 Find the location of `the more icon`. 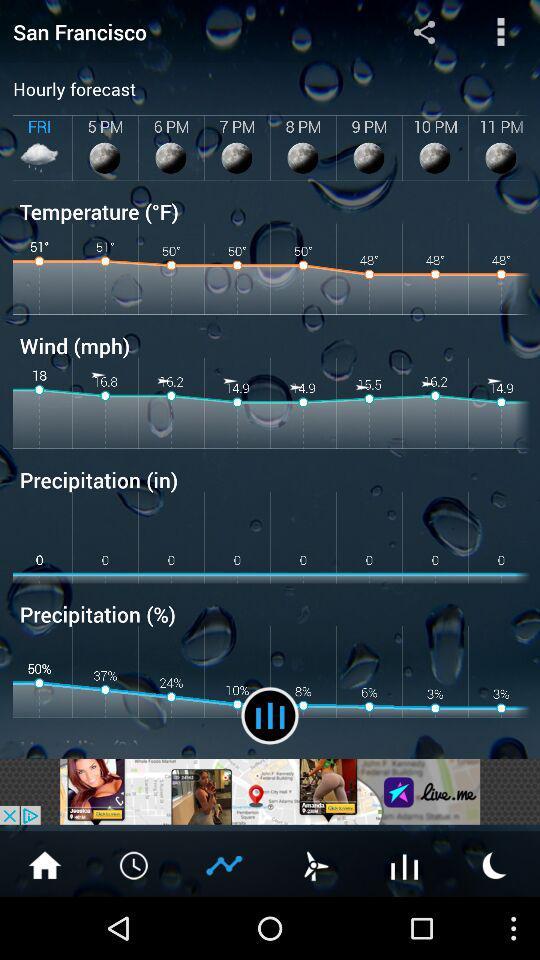

the more icon is located at coordinates (500, 33).